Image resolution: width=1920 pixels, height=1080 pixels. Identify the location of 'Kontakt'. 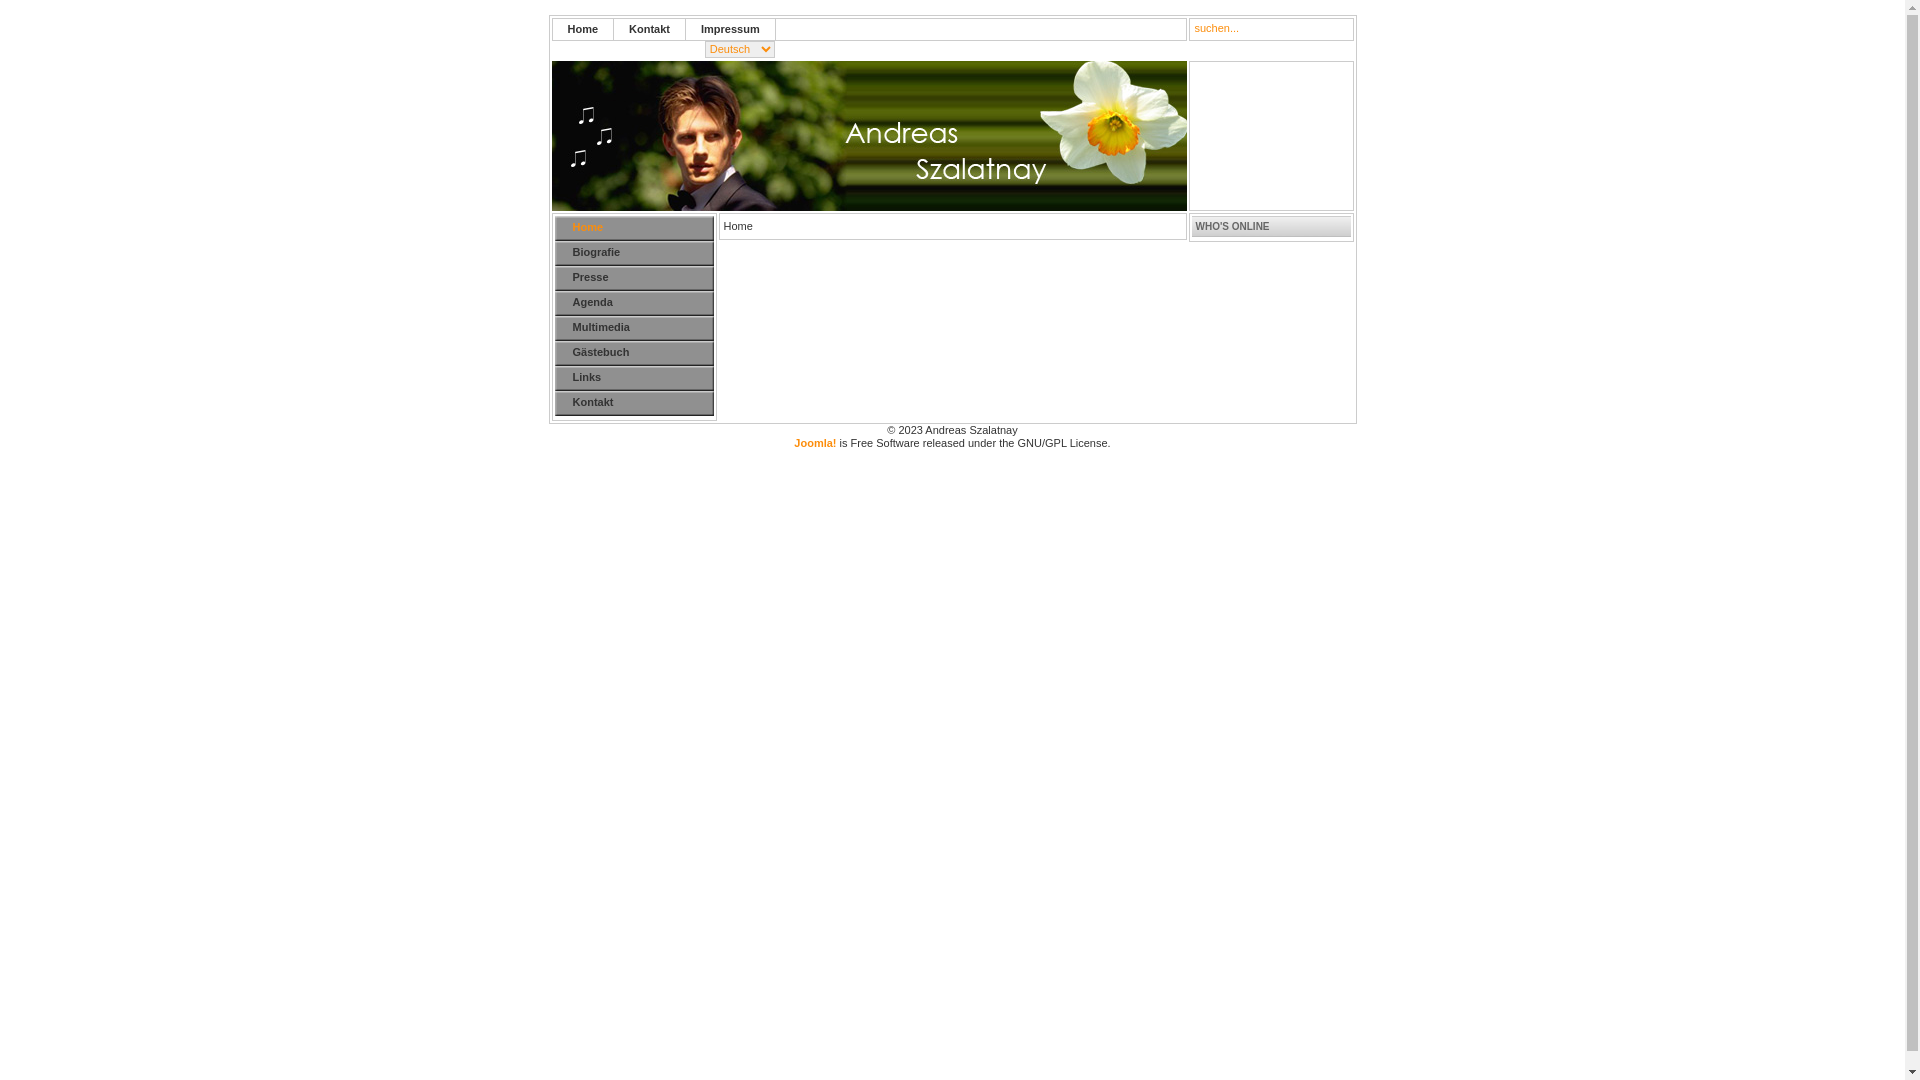
(649, 29).